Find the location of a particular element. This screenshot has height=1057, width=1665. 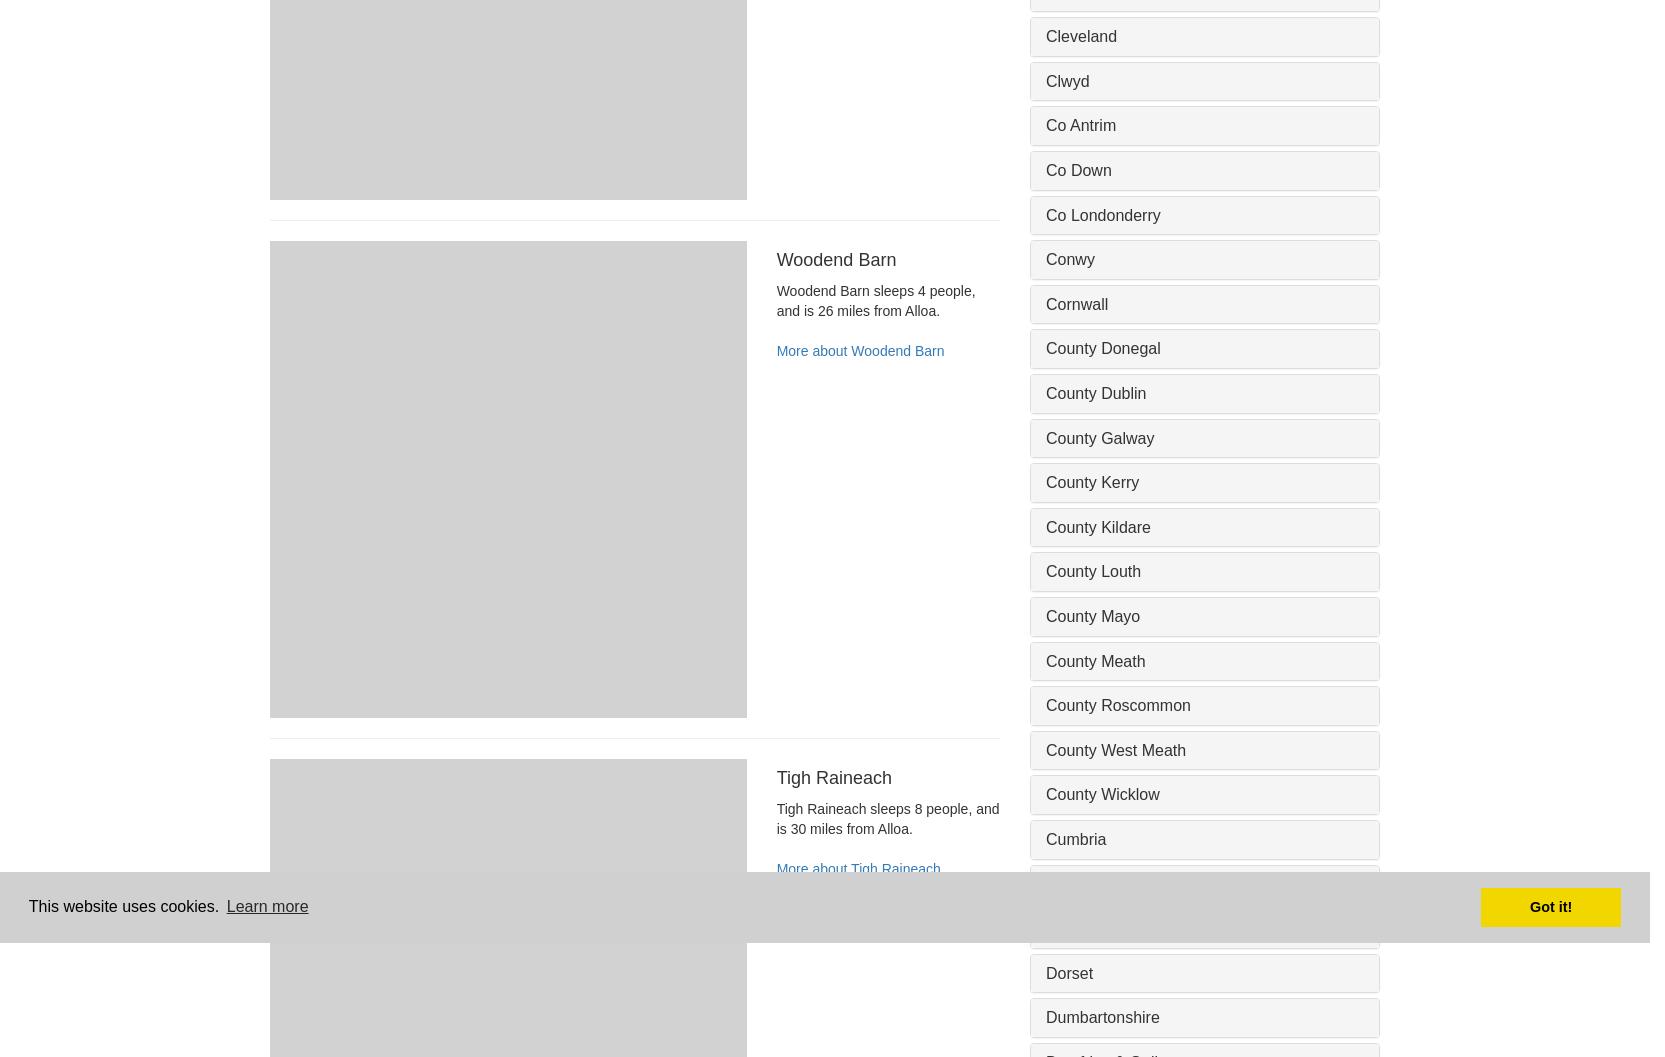

'County Kildare' is located at coordinates (1098, 526).